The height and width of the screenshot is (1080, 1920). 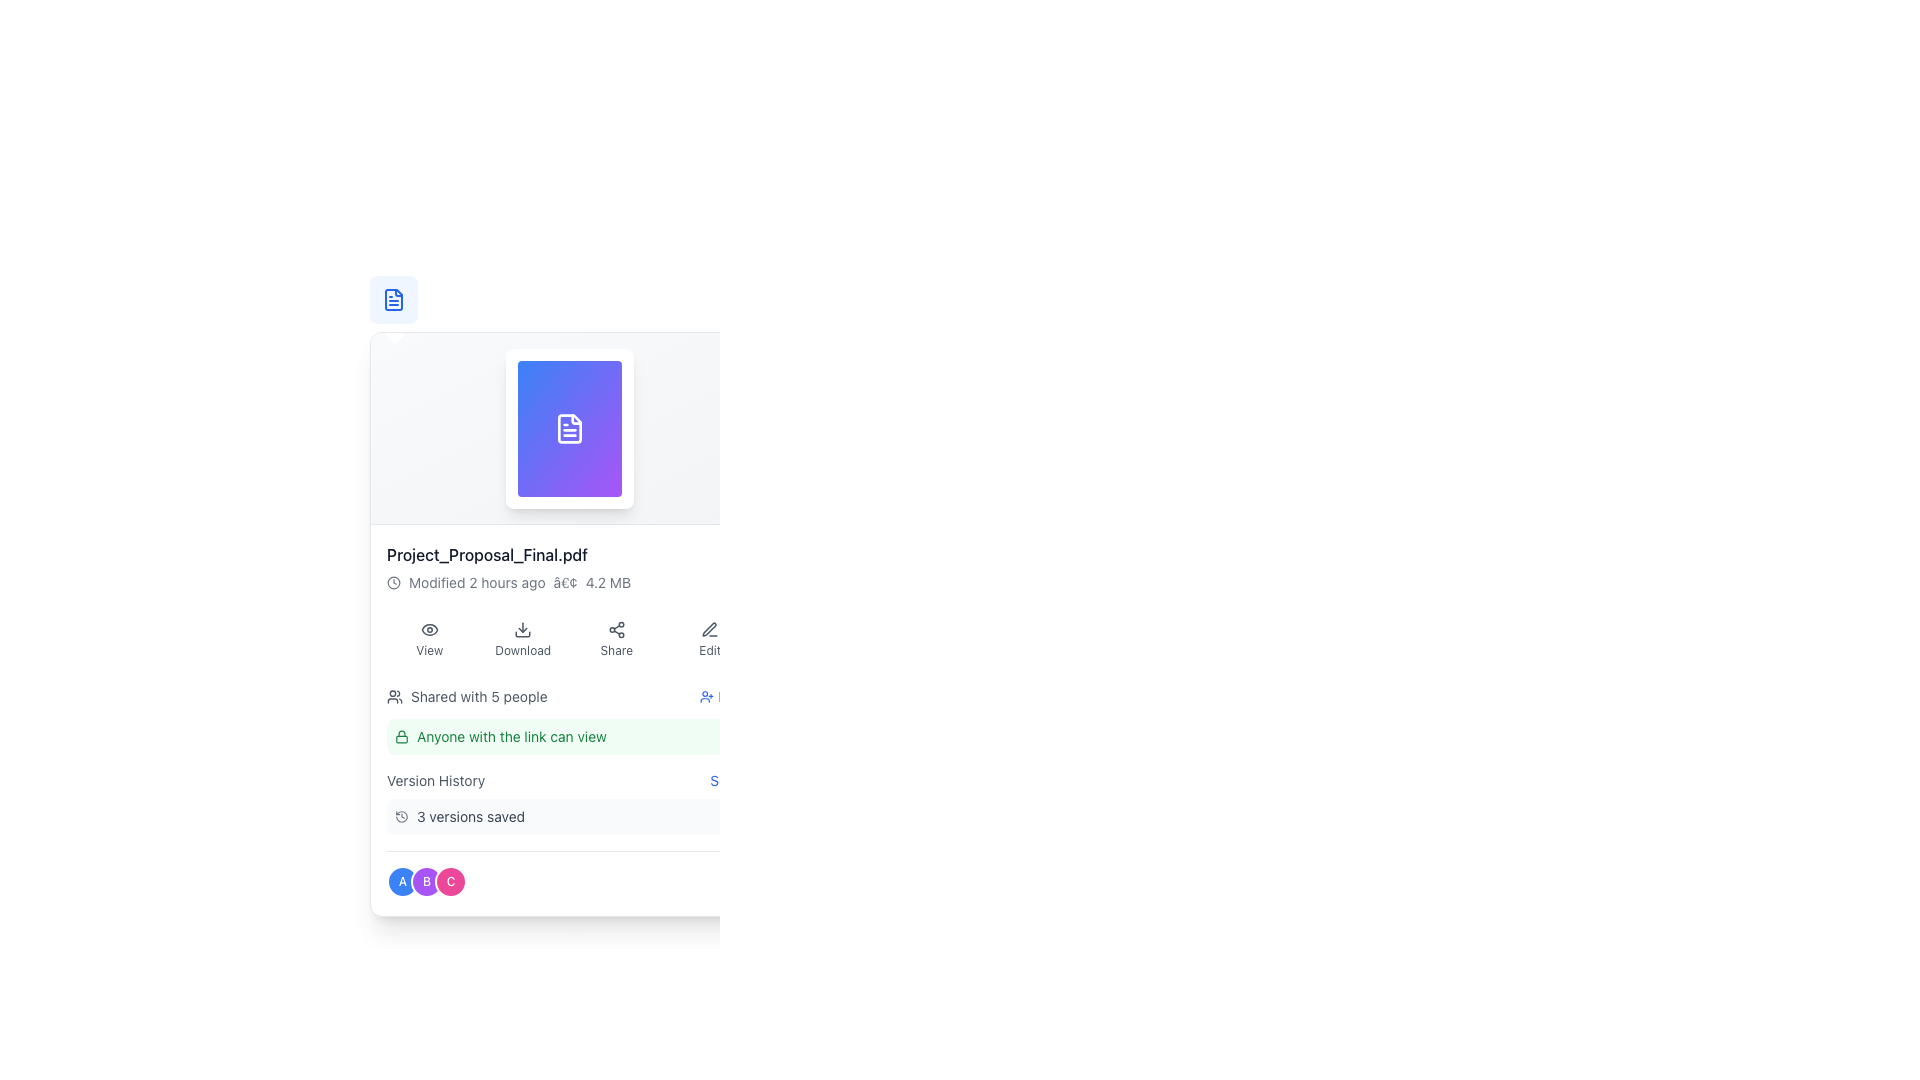 I want to click on the text label that describes the functionality of the 'Share' button, located below the interconnected nodes icon in the button group, so click(x=615, y=651).